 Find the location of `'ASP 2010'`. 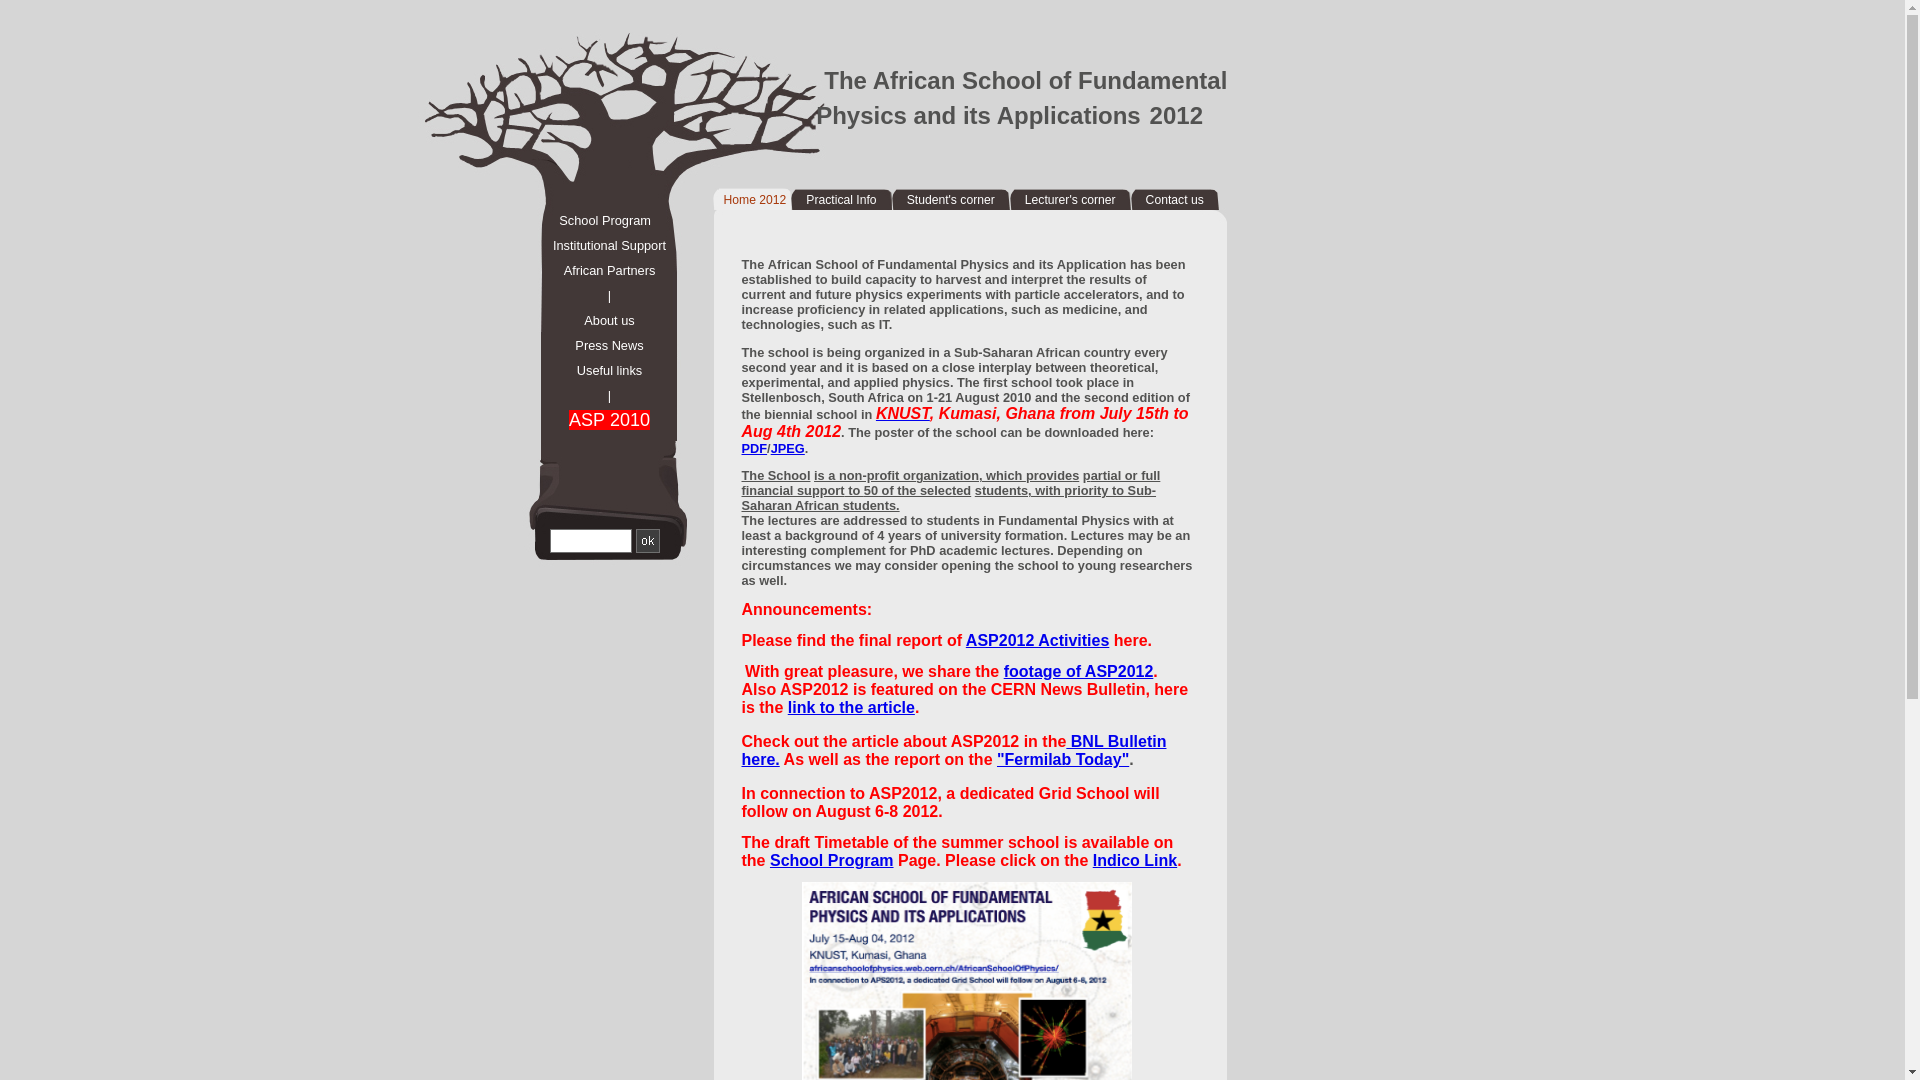

'ASP 2010' is located at coordinates (598, 419).